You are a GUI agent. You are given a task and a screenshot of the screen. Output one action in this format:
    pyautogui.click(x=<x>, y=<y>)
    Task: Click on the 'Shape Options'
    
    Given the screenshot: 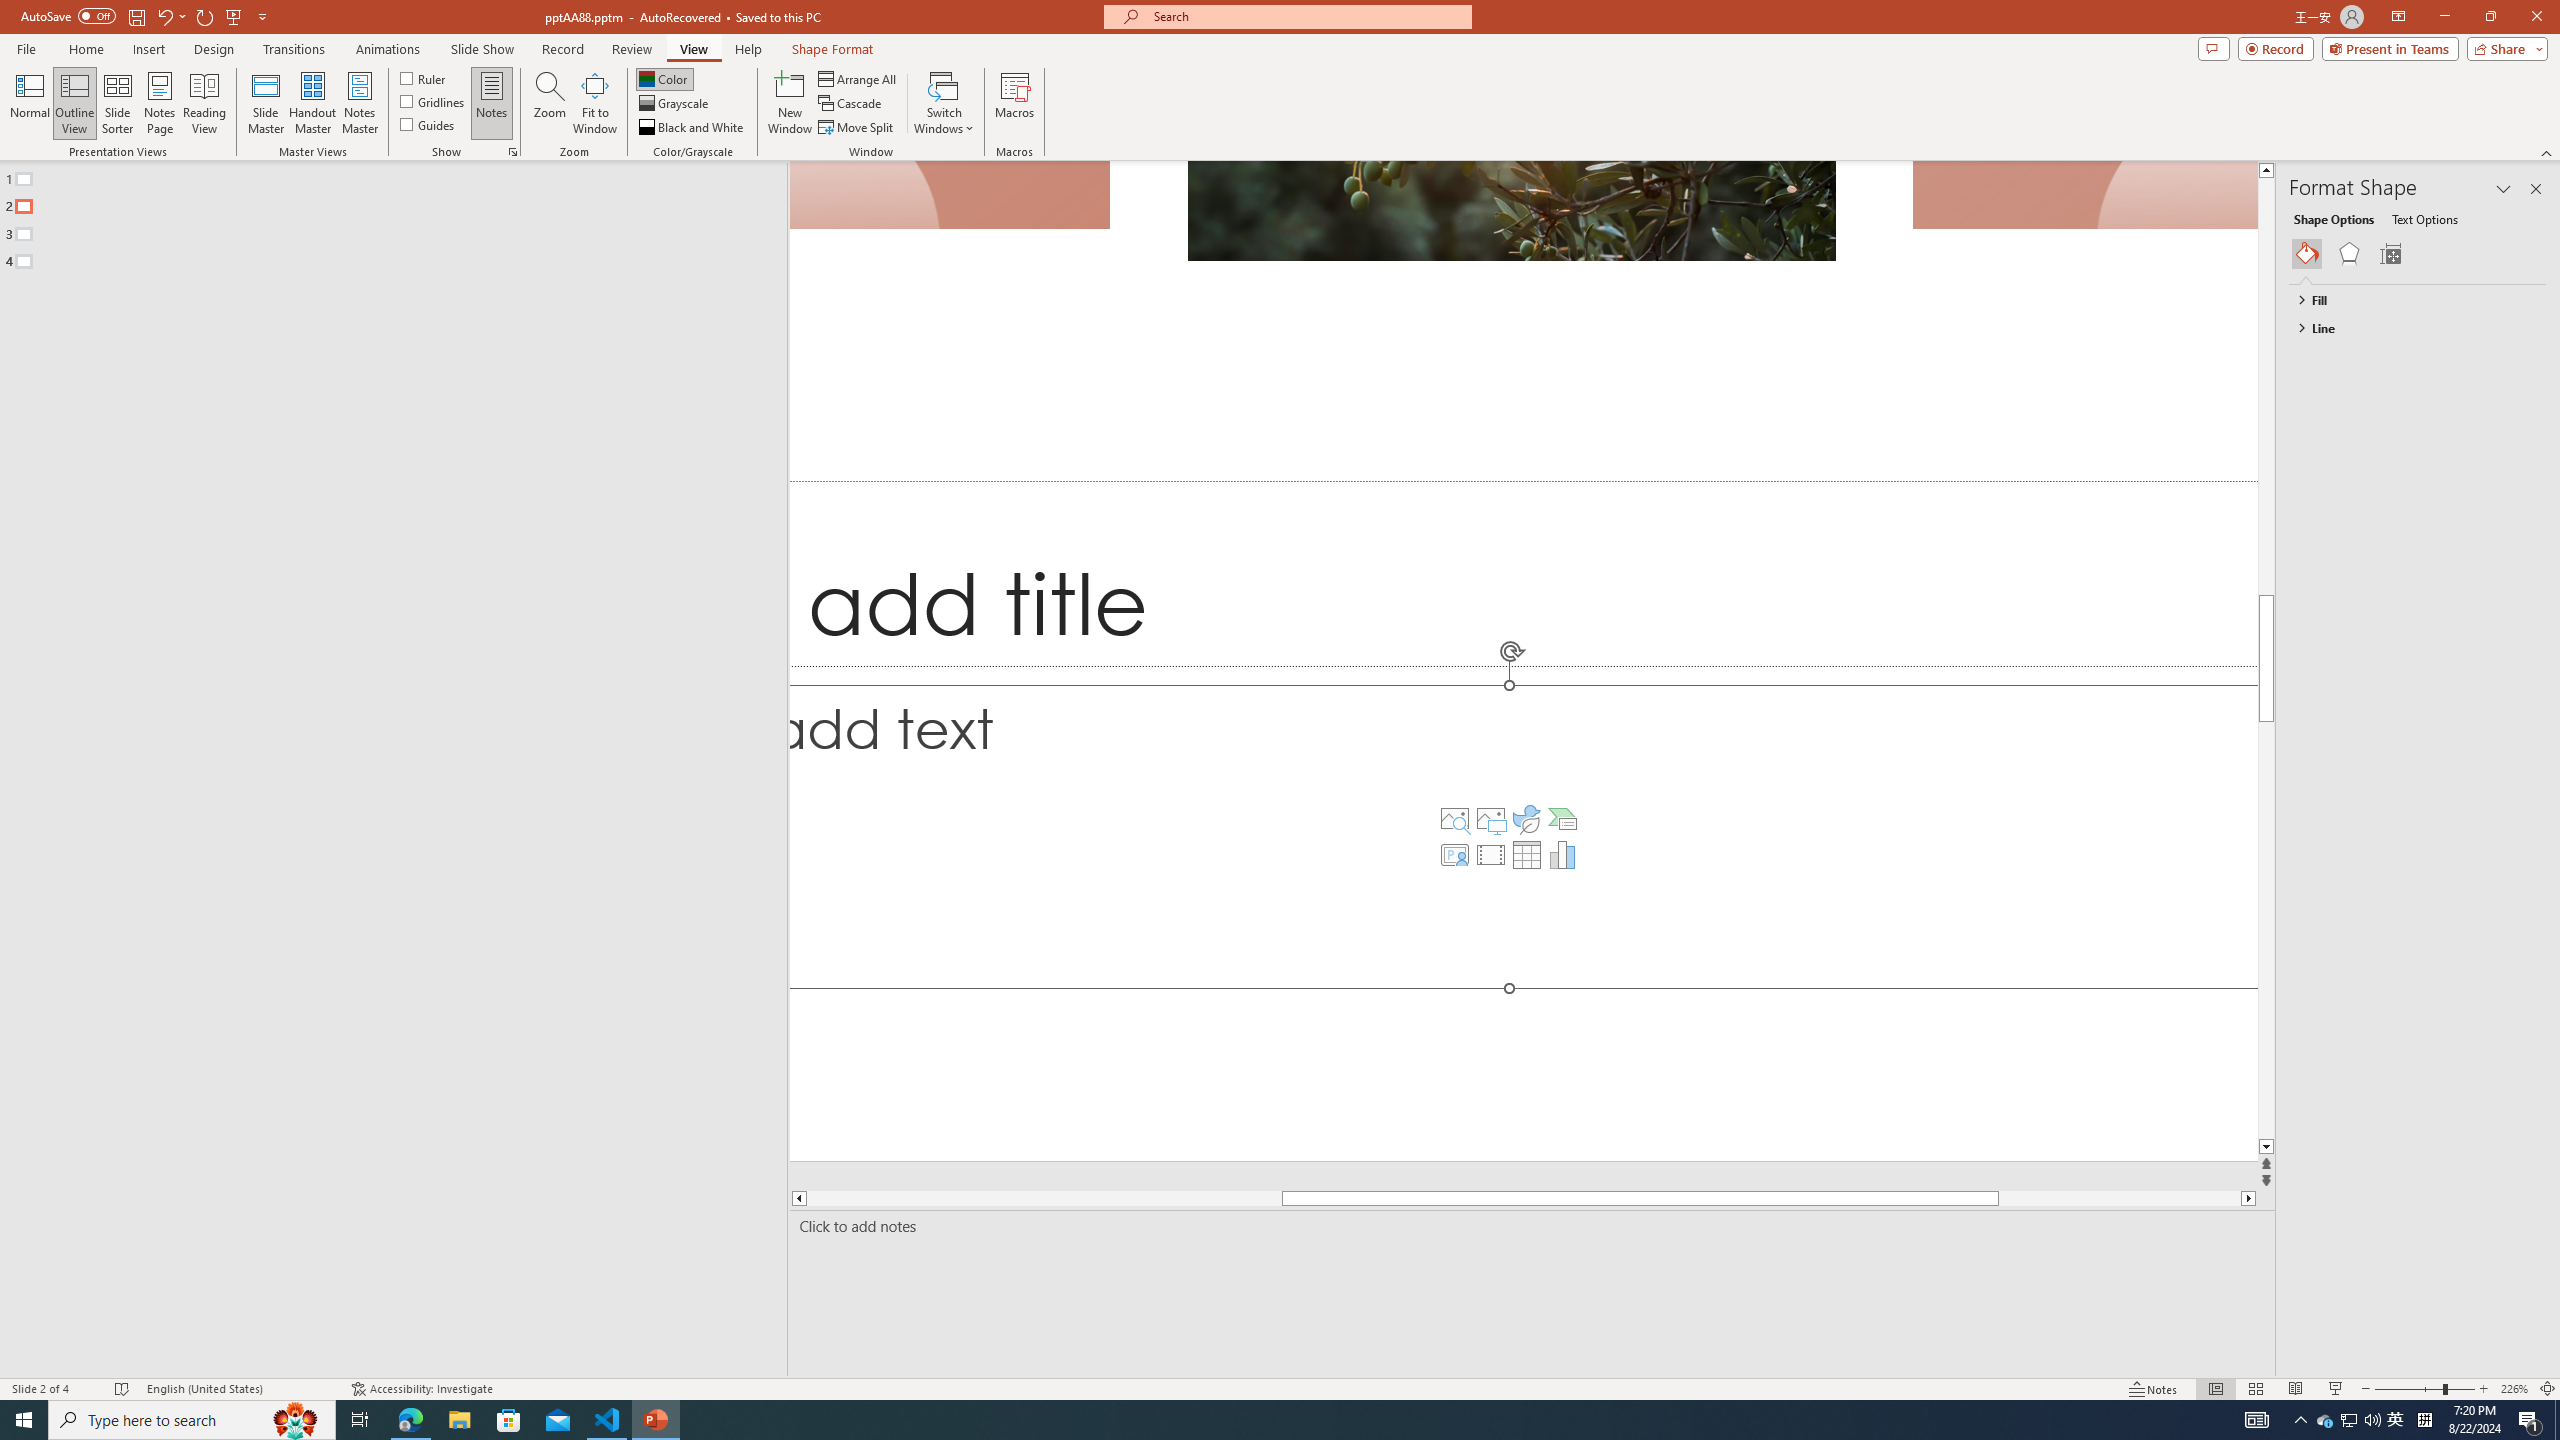 What is the action you would take?
    pyautogui.click(x=2333, y=218)
    